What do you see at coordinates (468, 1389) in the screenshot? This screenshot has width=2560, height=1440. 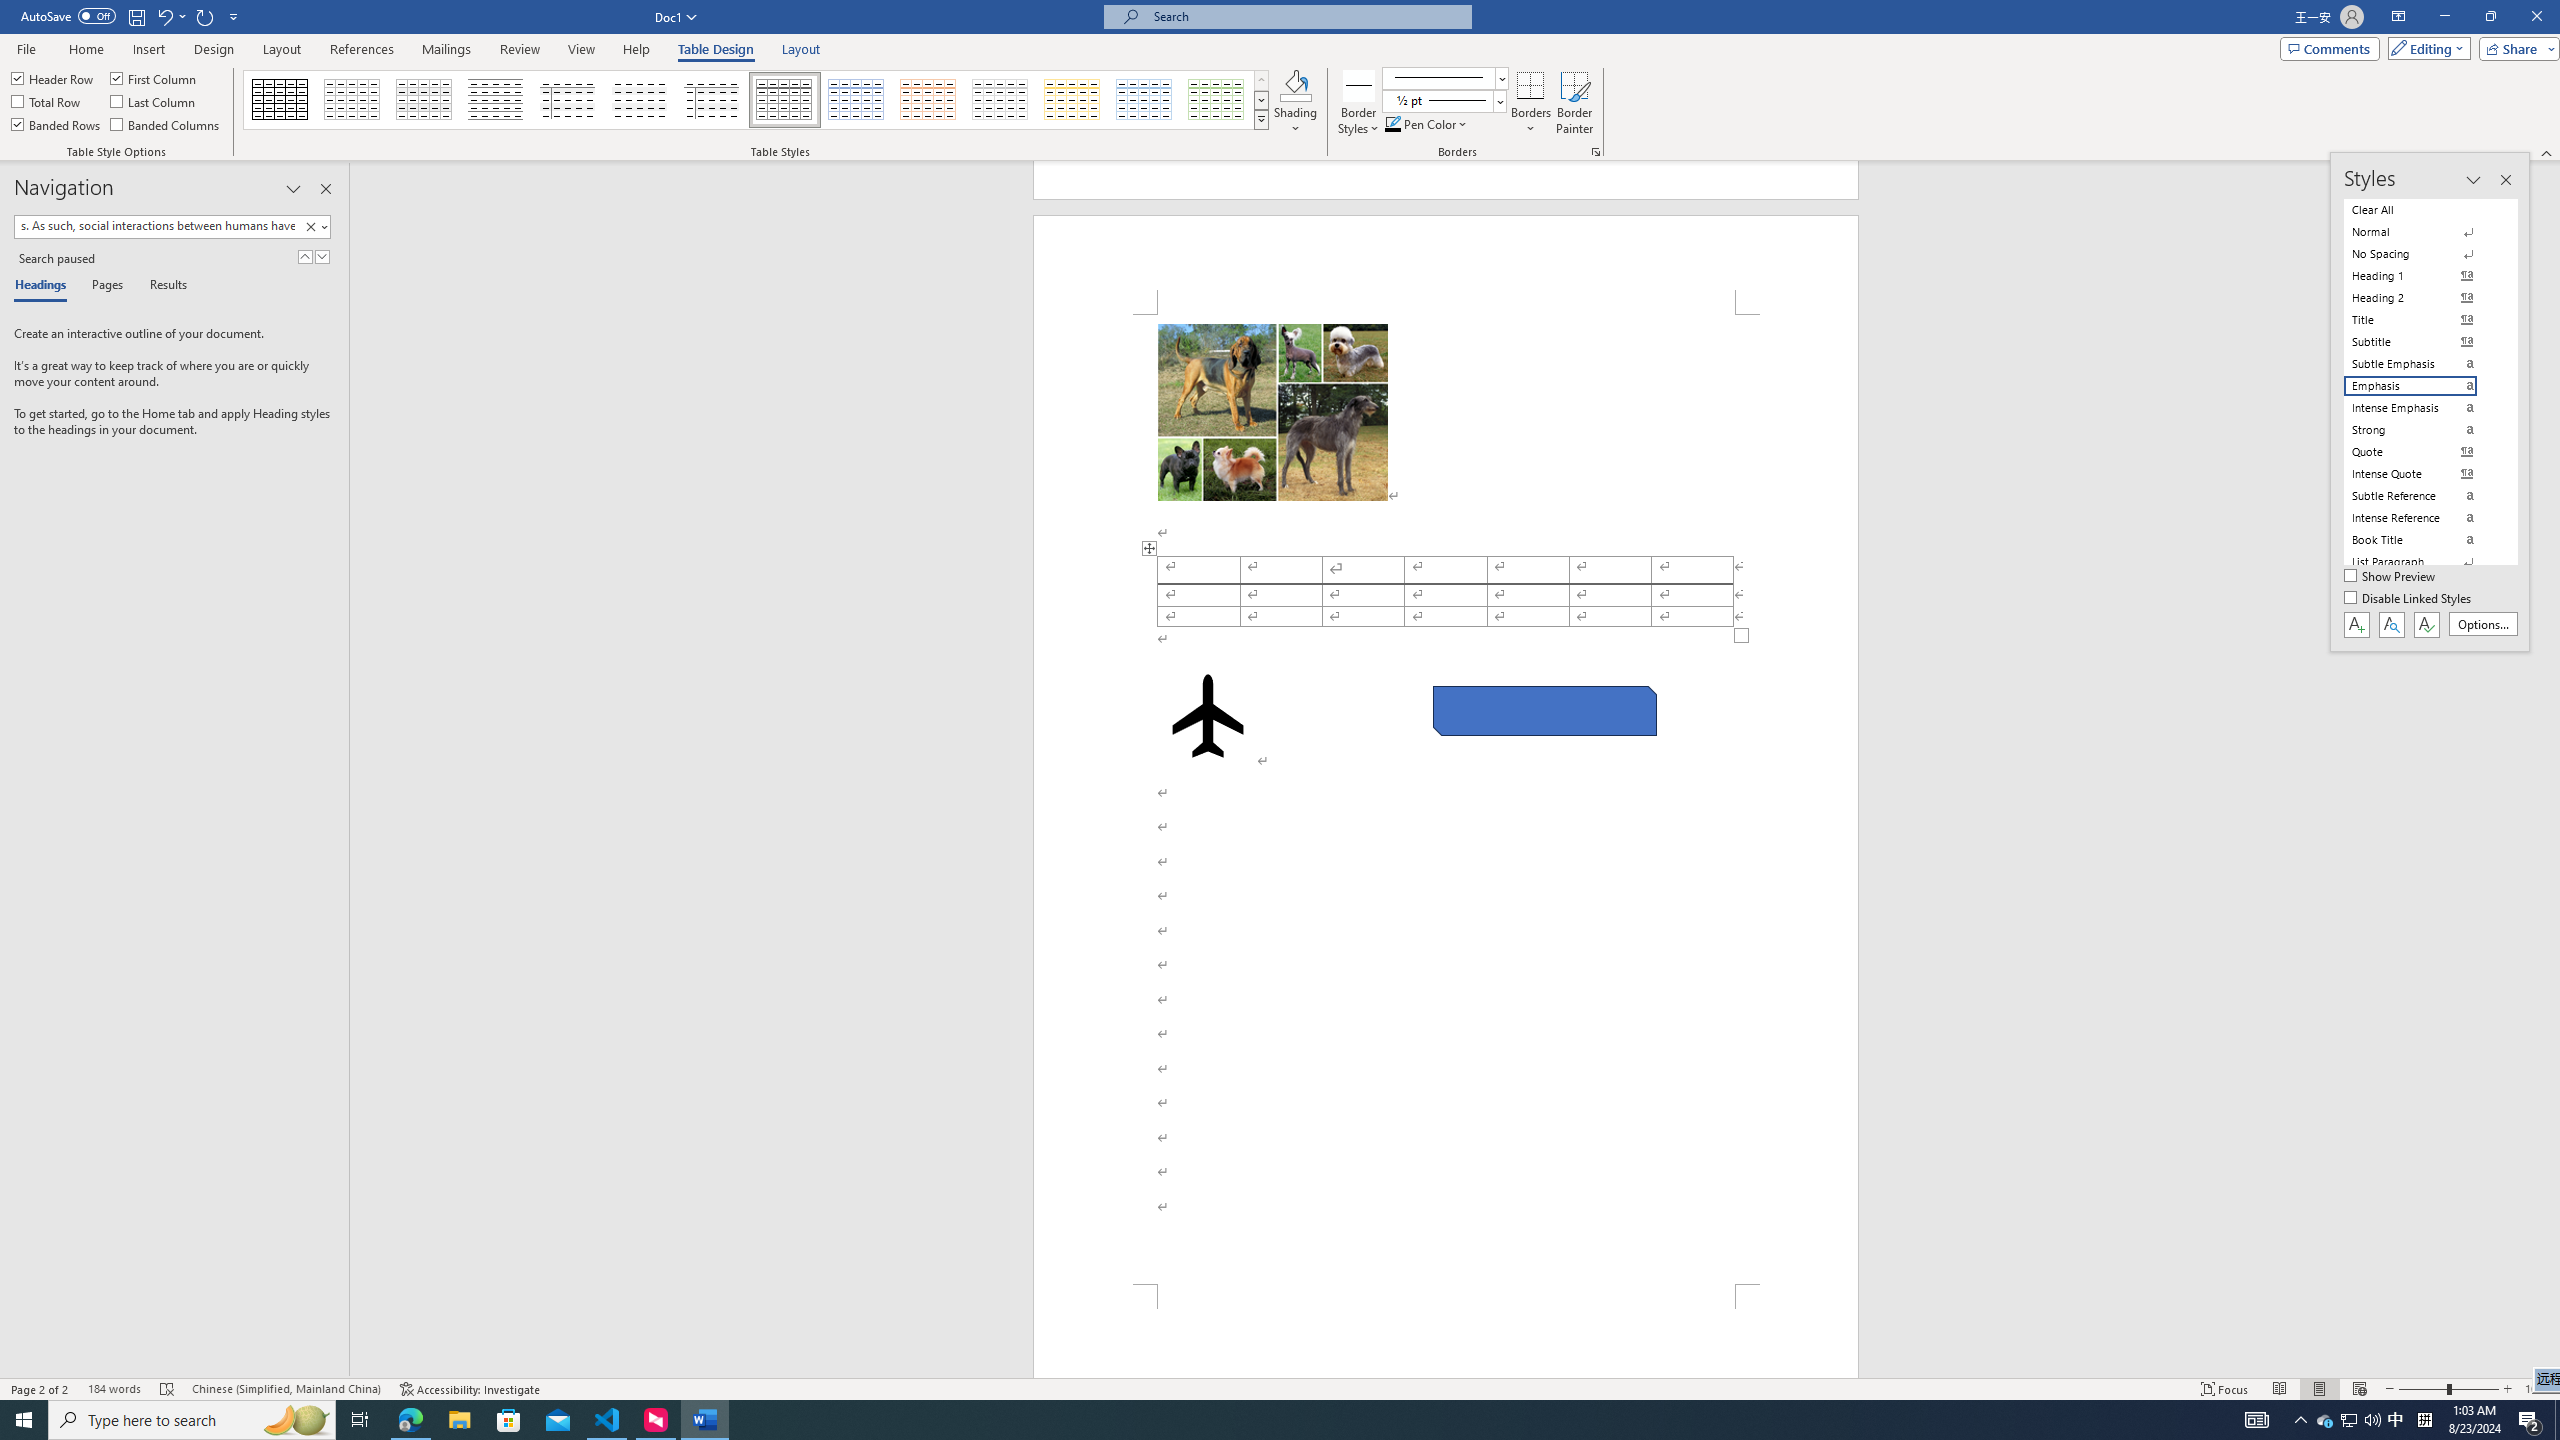 I see `'Accessibility Checker Accessibility: Investigate'` at bounding box center [468, 1389].